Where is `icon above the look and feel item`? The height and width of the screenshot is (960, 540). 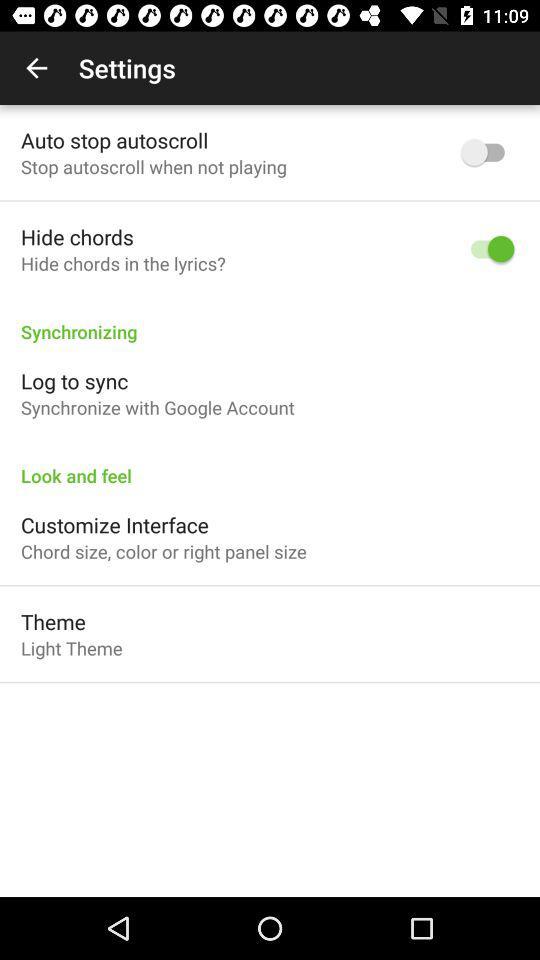 icon above the look and feel item is located at coordinates (156, 406).